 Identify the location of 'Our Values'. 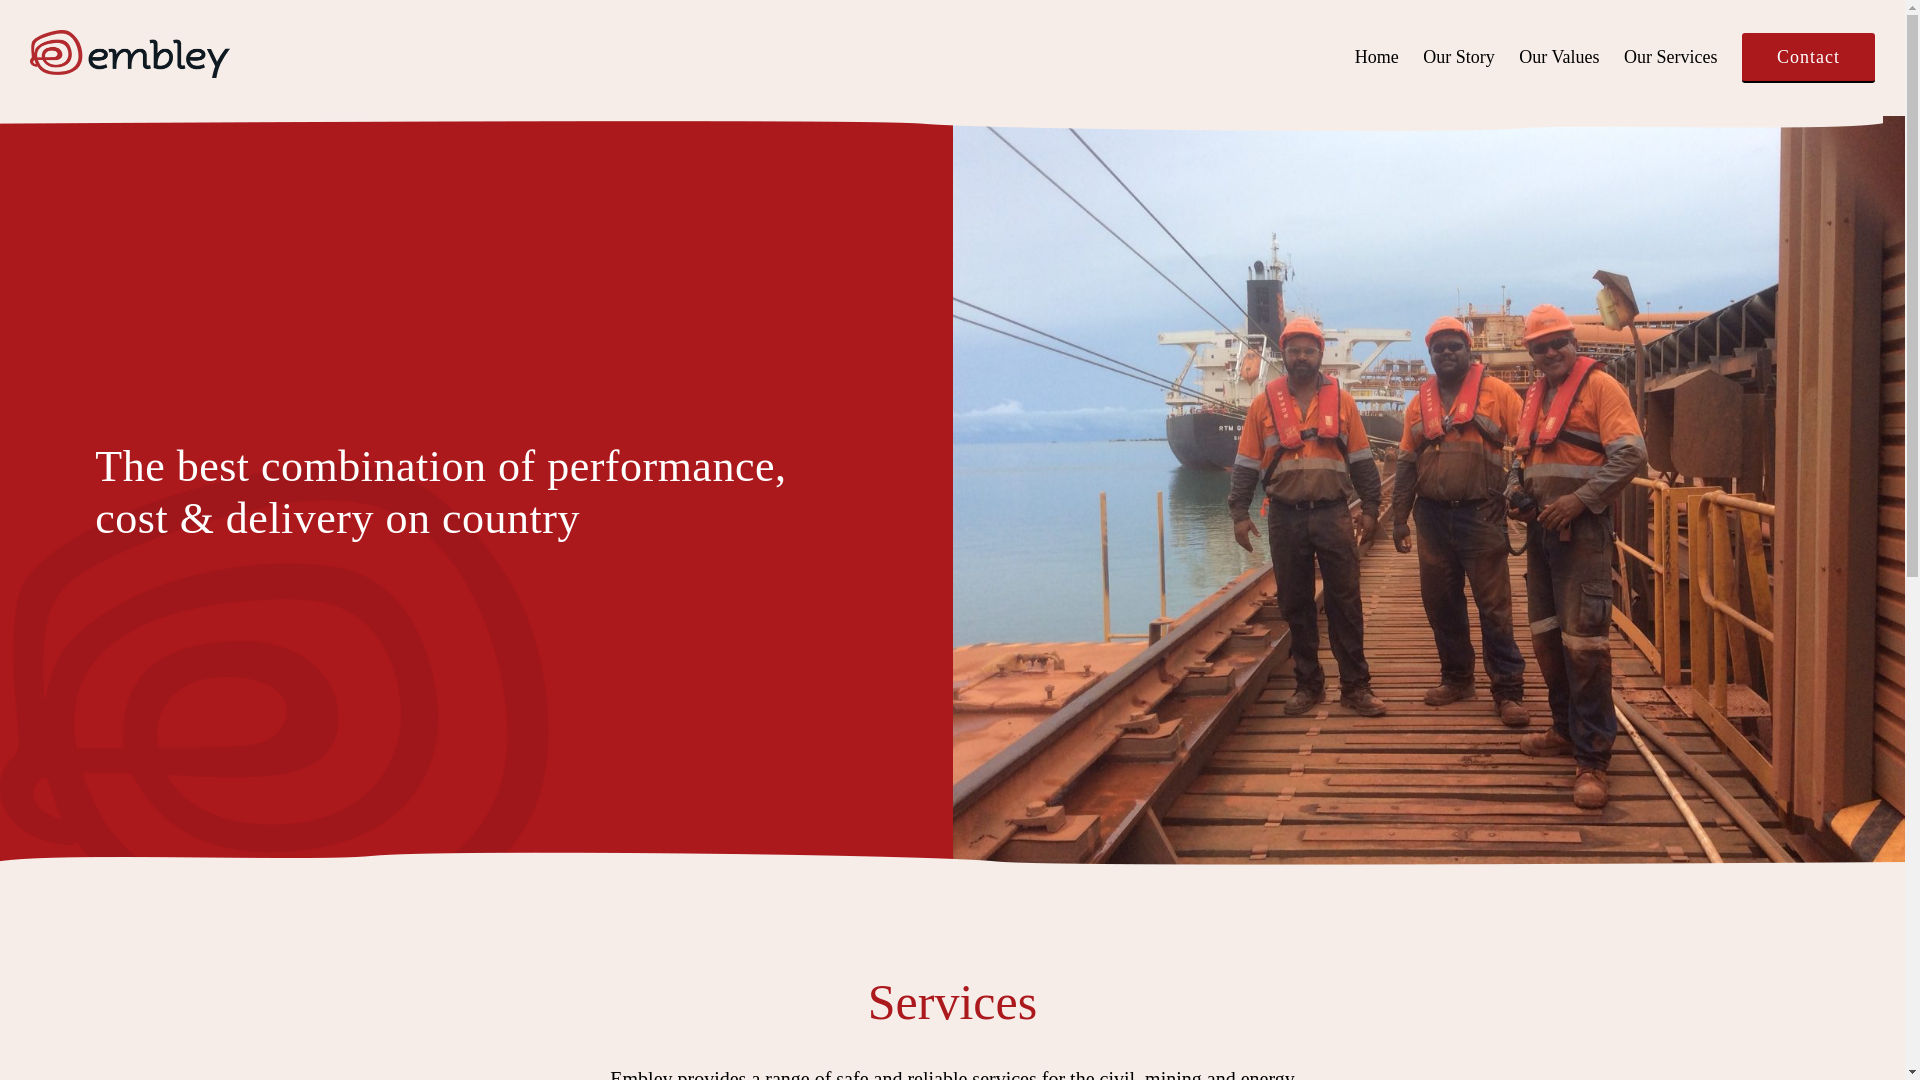
(1558, 56).